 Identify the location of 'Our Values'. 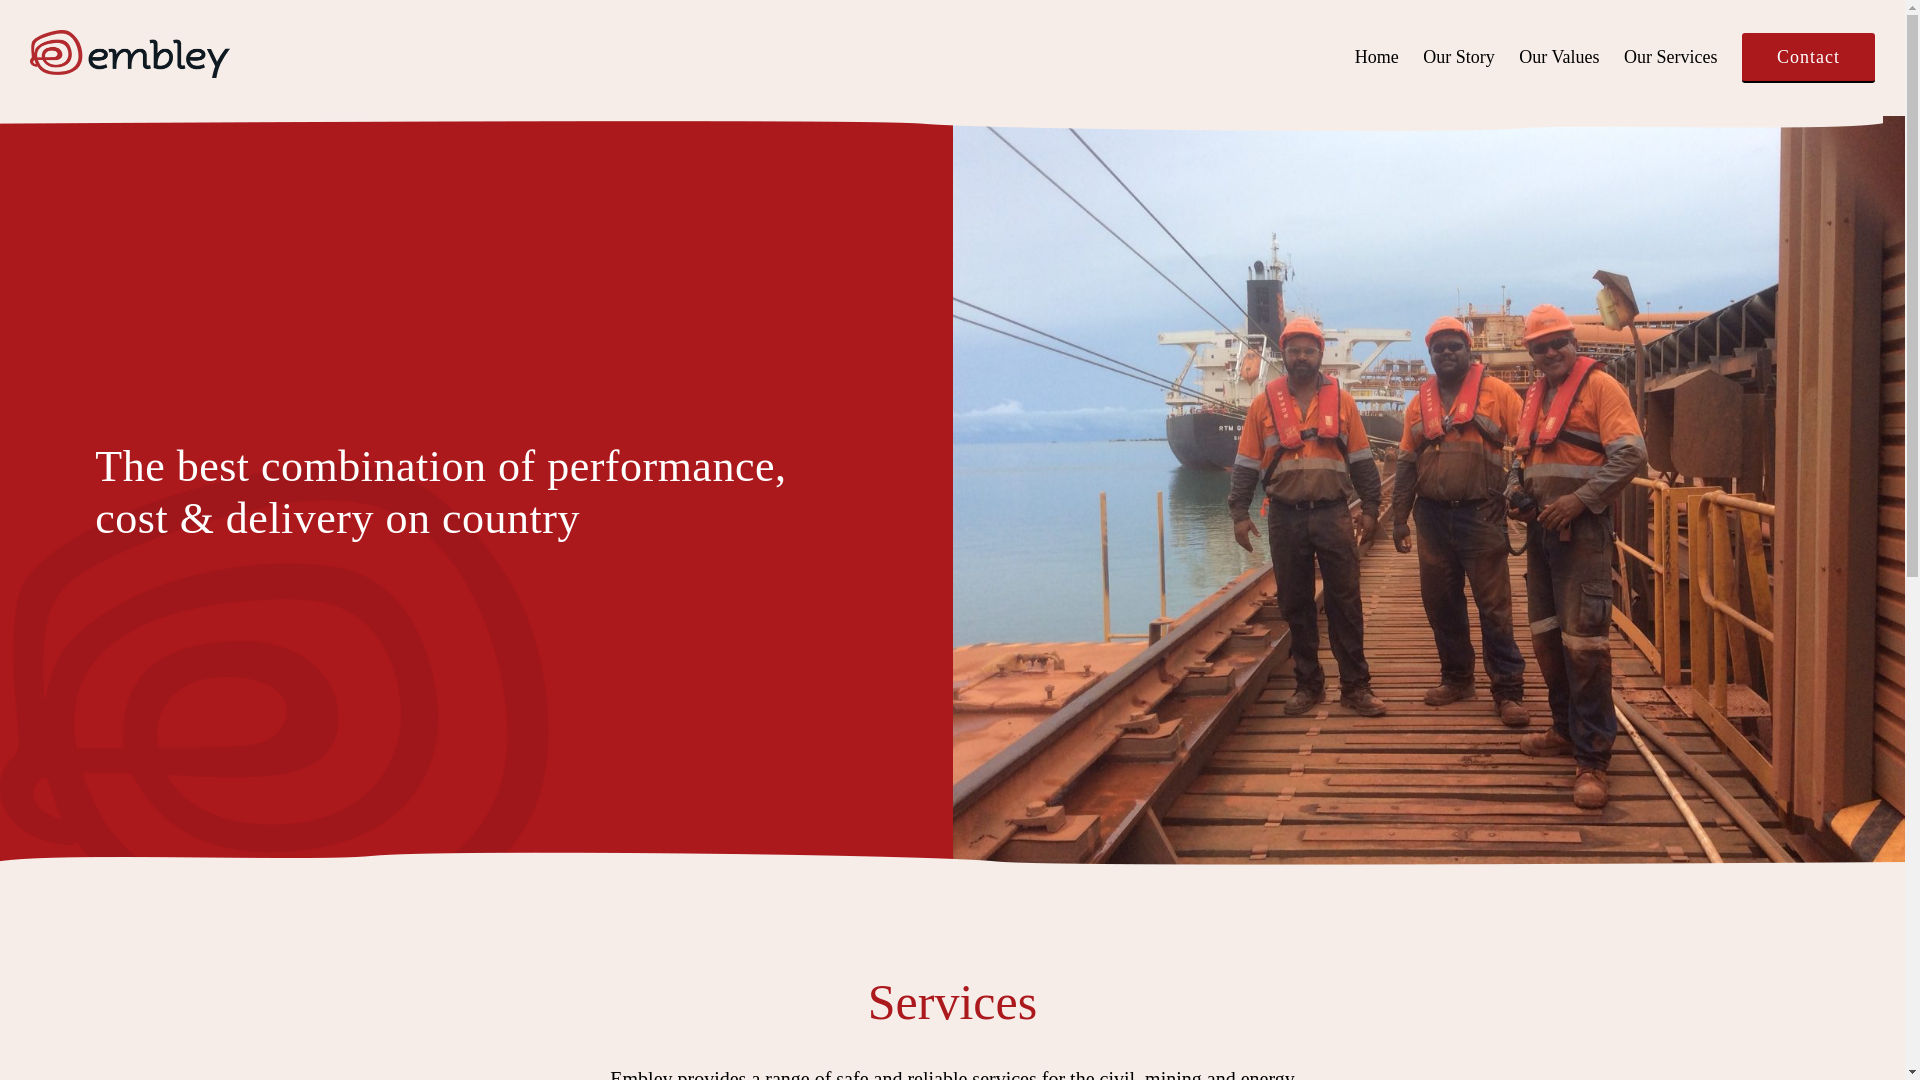
(1558, 56).